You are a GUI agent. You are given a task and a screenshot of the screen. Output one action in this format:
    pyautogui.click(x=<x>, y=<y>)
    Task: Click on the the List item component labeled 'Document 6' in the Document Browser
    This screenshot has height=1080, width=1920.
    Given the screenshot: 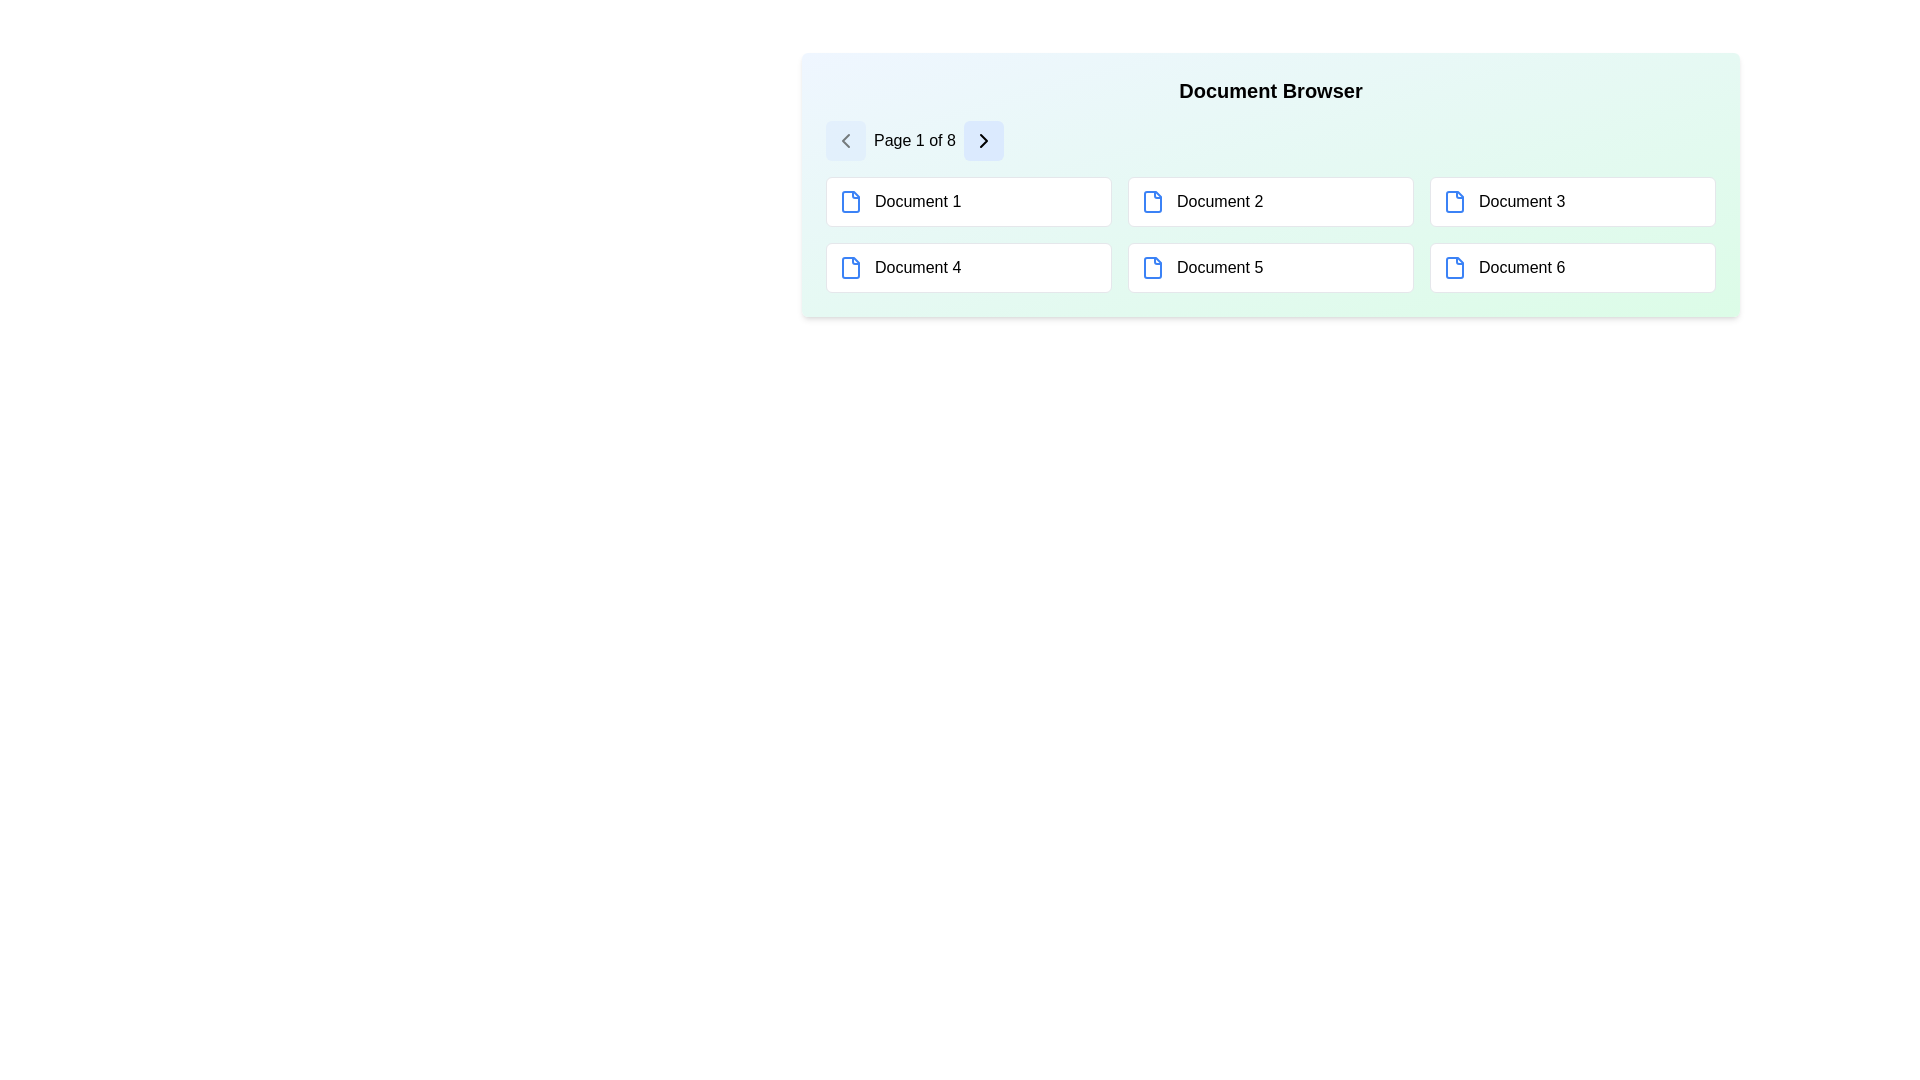 What is the action you would take?
    pyautogui.click(x=1572, y=266)
    